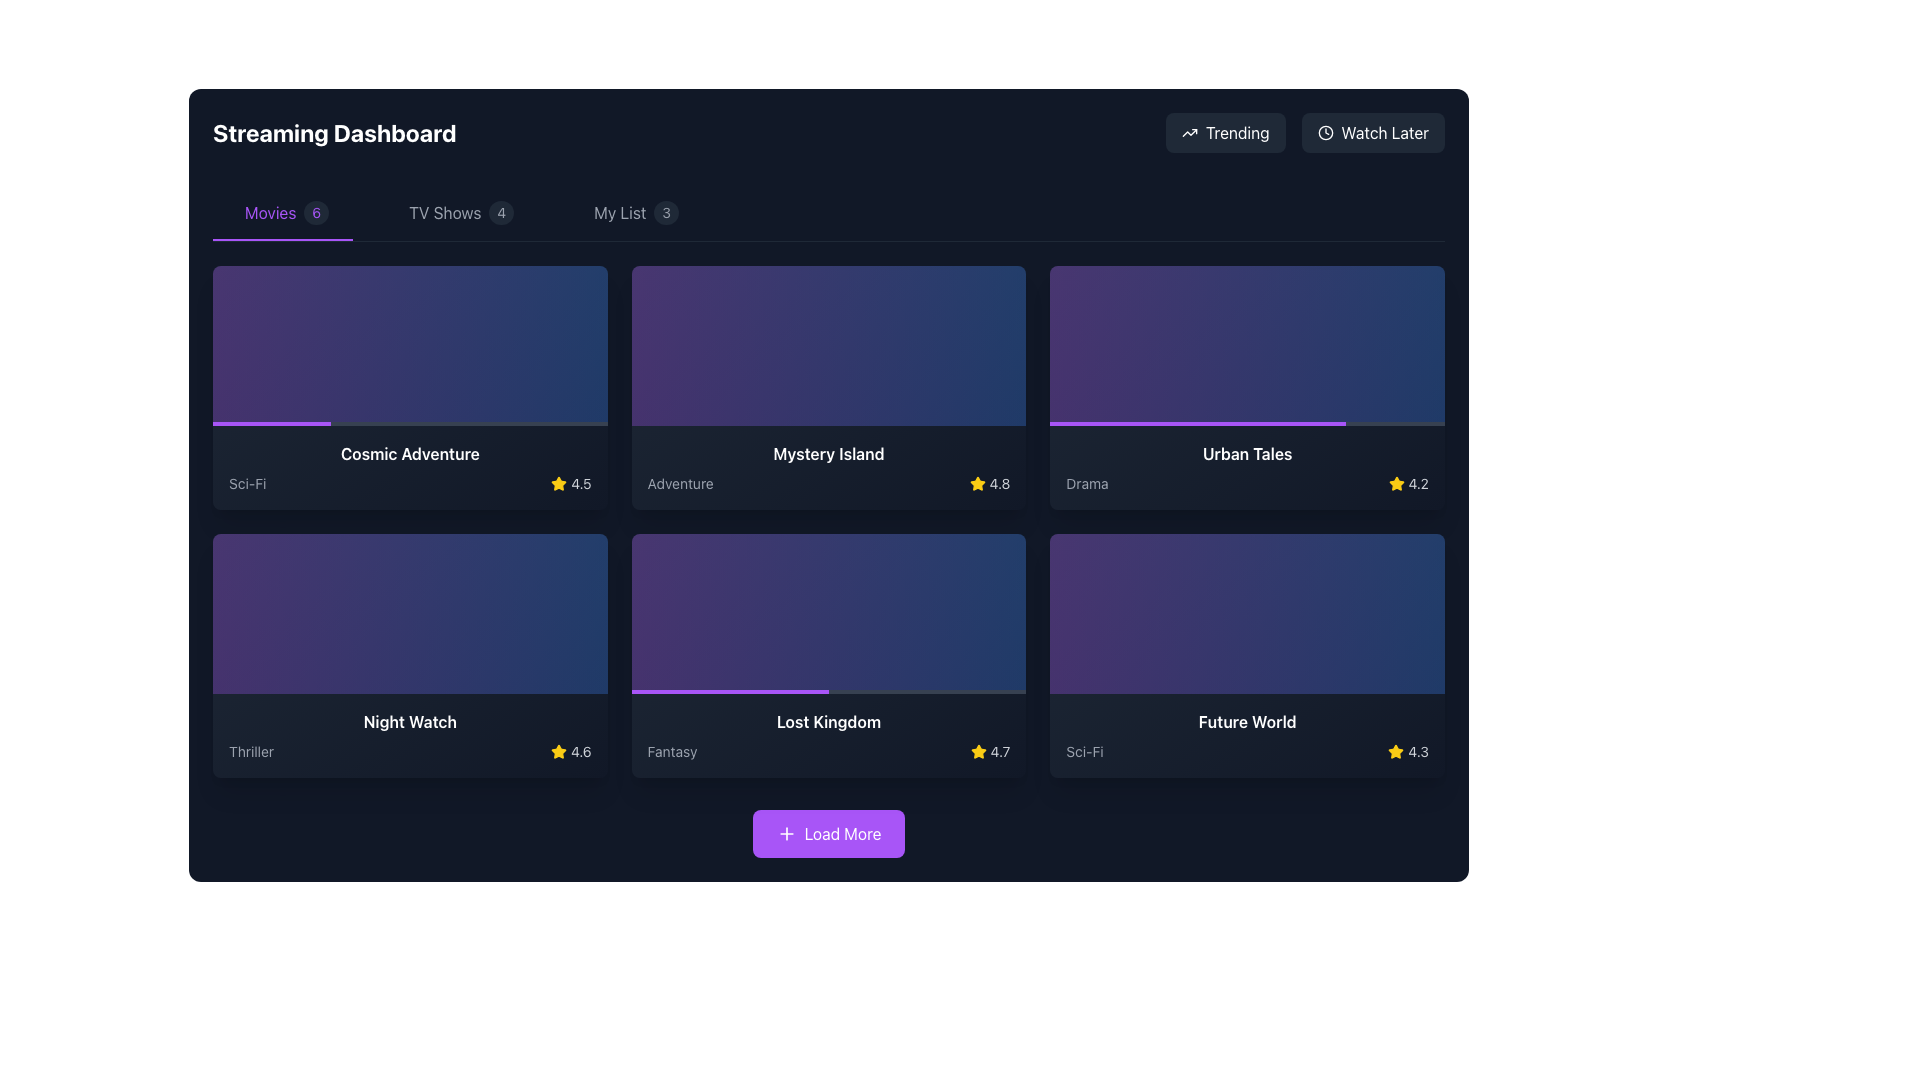 The width and height of the screenshot is (1920, 1080). What do you see at coordinates (501, 212) in the screenshot?
I see `the Badge or numerical indicator that displays the count of TV shows, located to the right of the 'TV Shows' text in the navigation bar` at bounding box center [501, 212].